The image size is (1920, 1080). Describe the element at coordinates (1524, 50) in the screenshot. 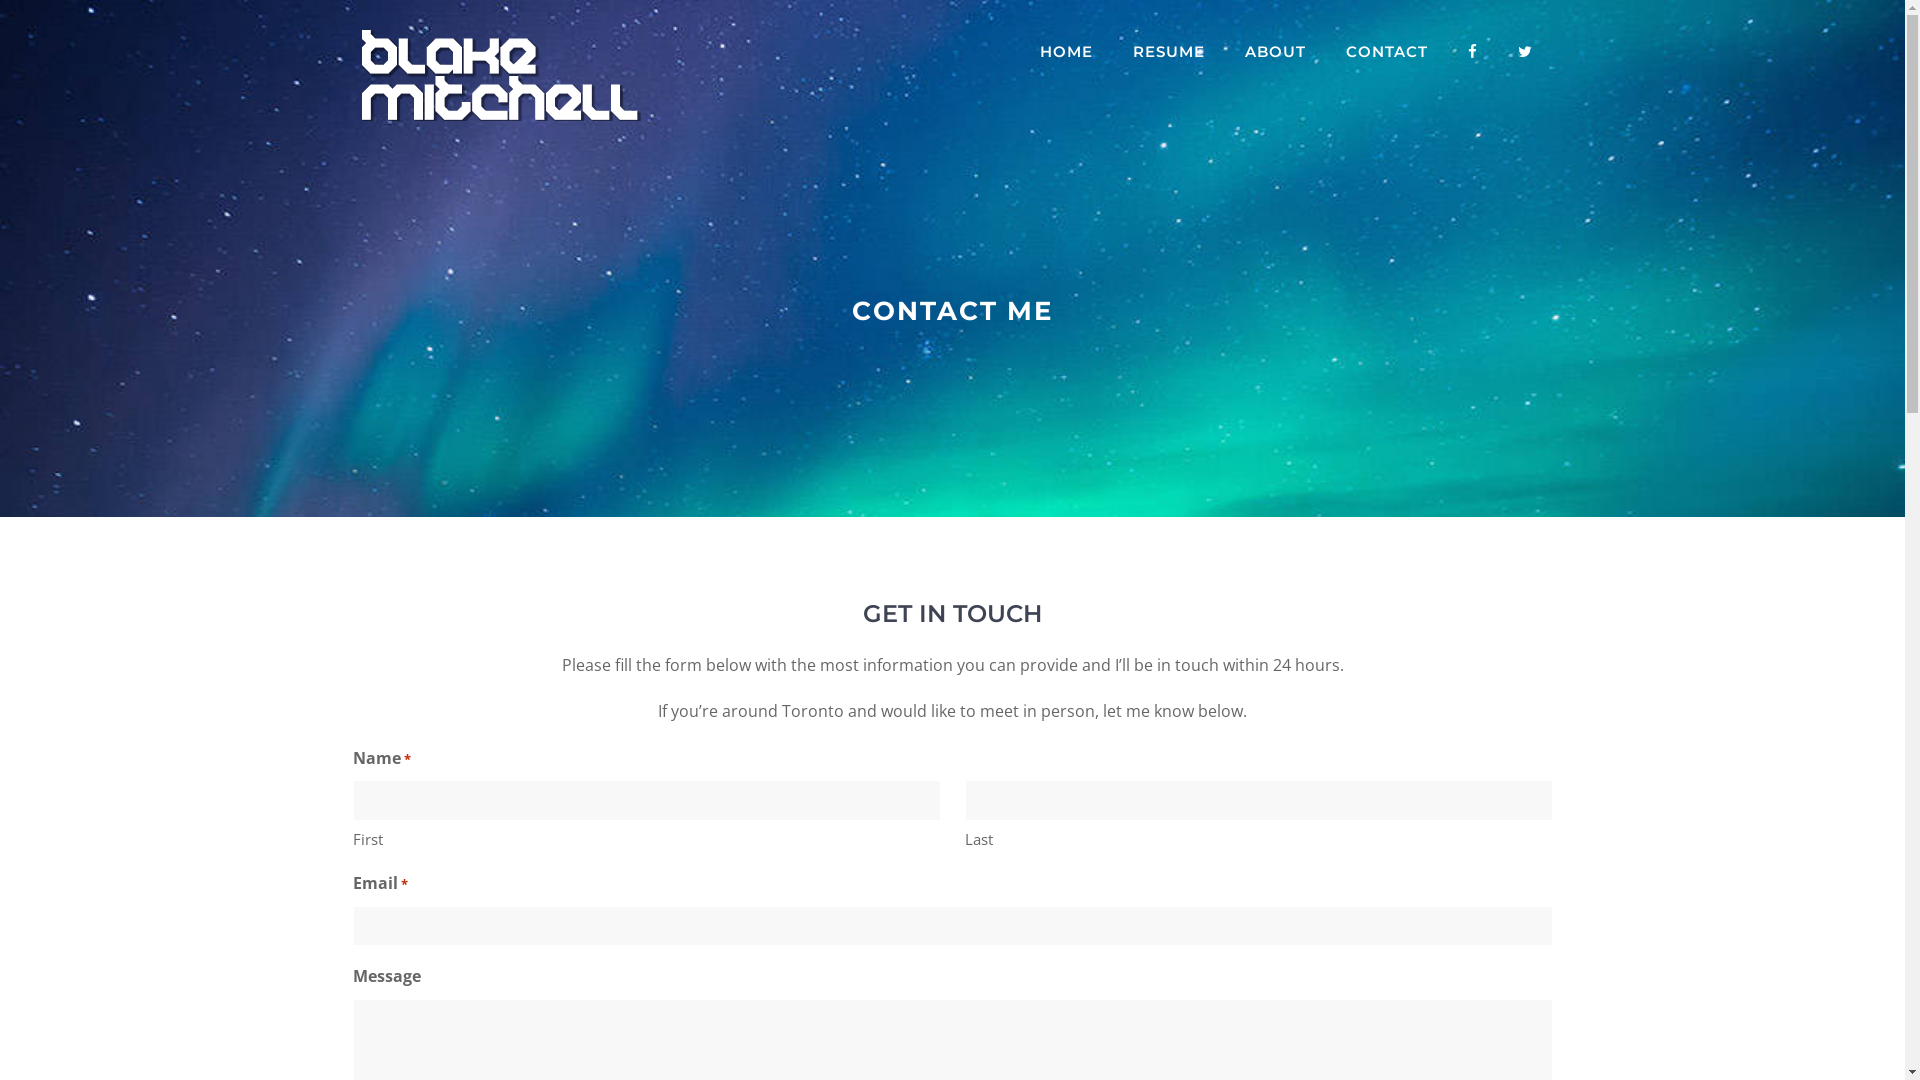

I see `'TWITTER'` at that location.